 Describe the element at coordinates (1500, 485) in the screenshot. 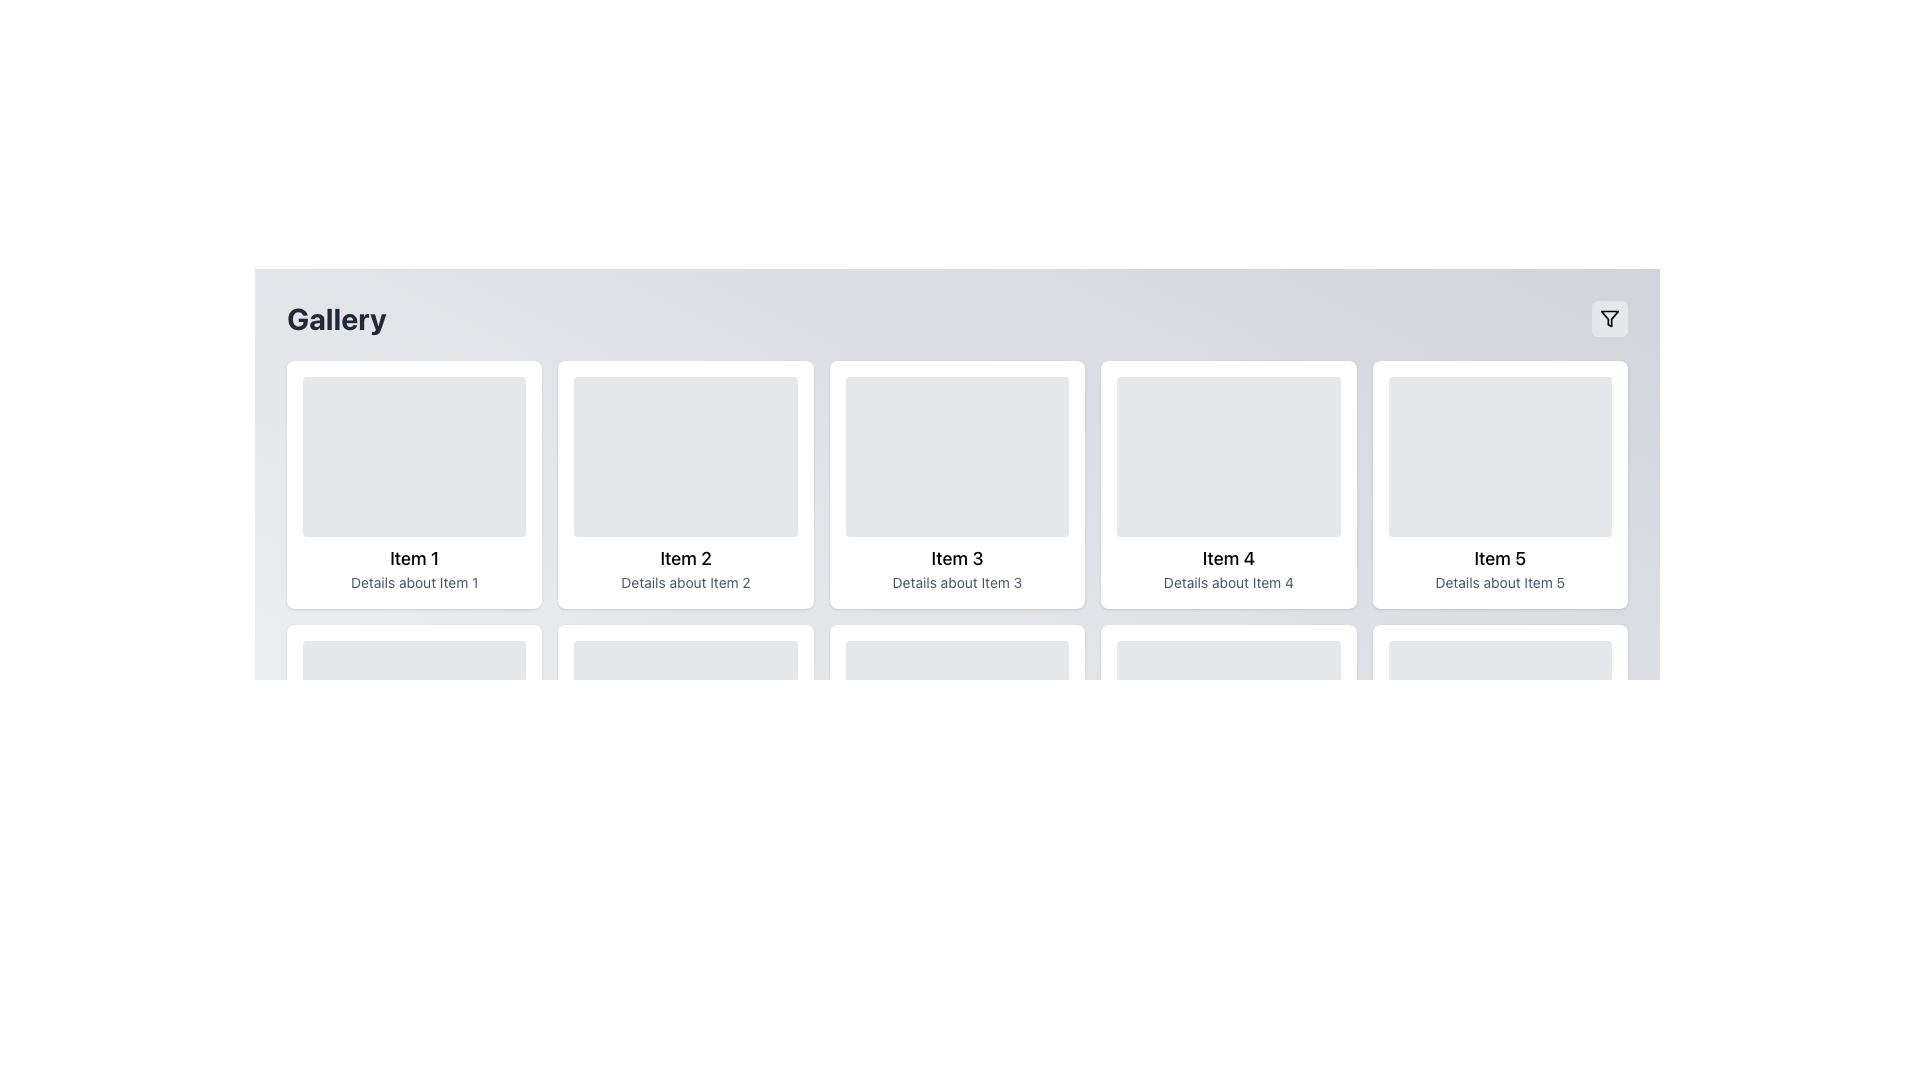

I see `the fifth card in the gallery that represents 'Item 5', located in the first row and last column of the grid` at that location.